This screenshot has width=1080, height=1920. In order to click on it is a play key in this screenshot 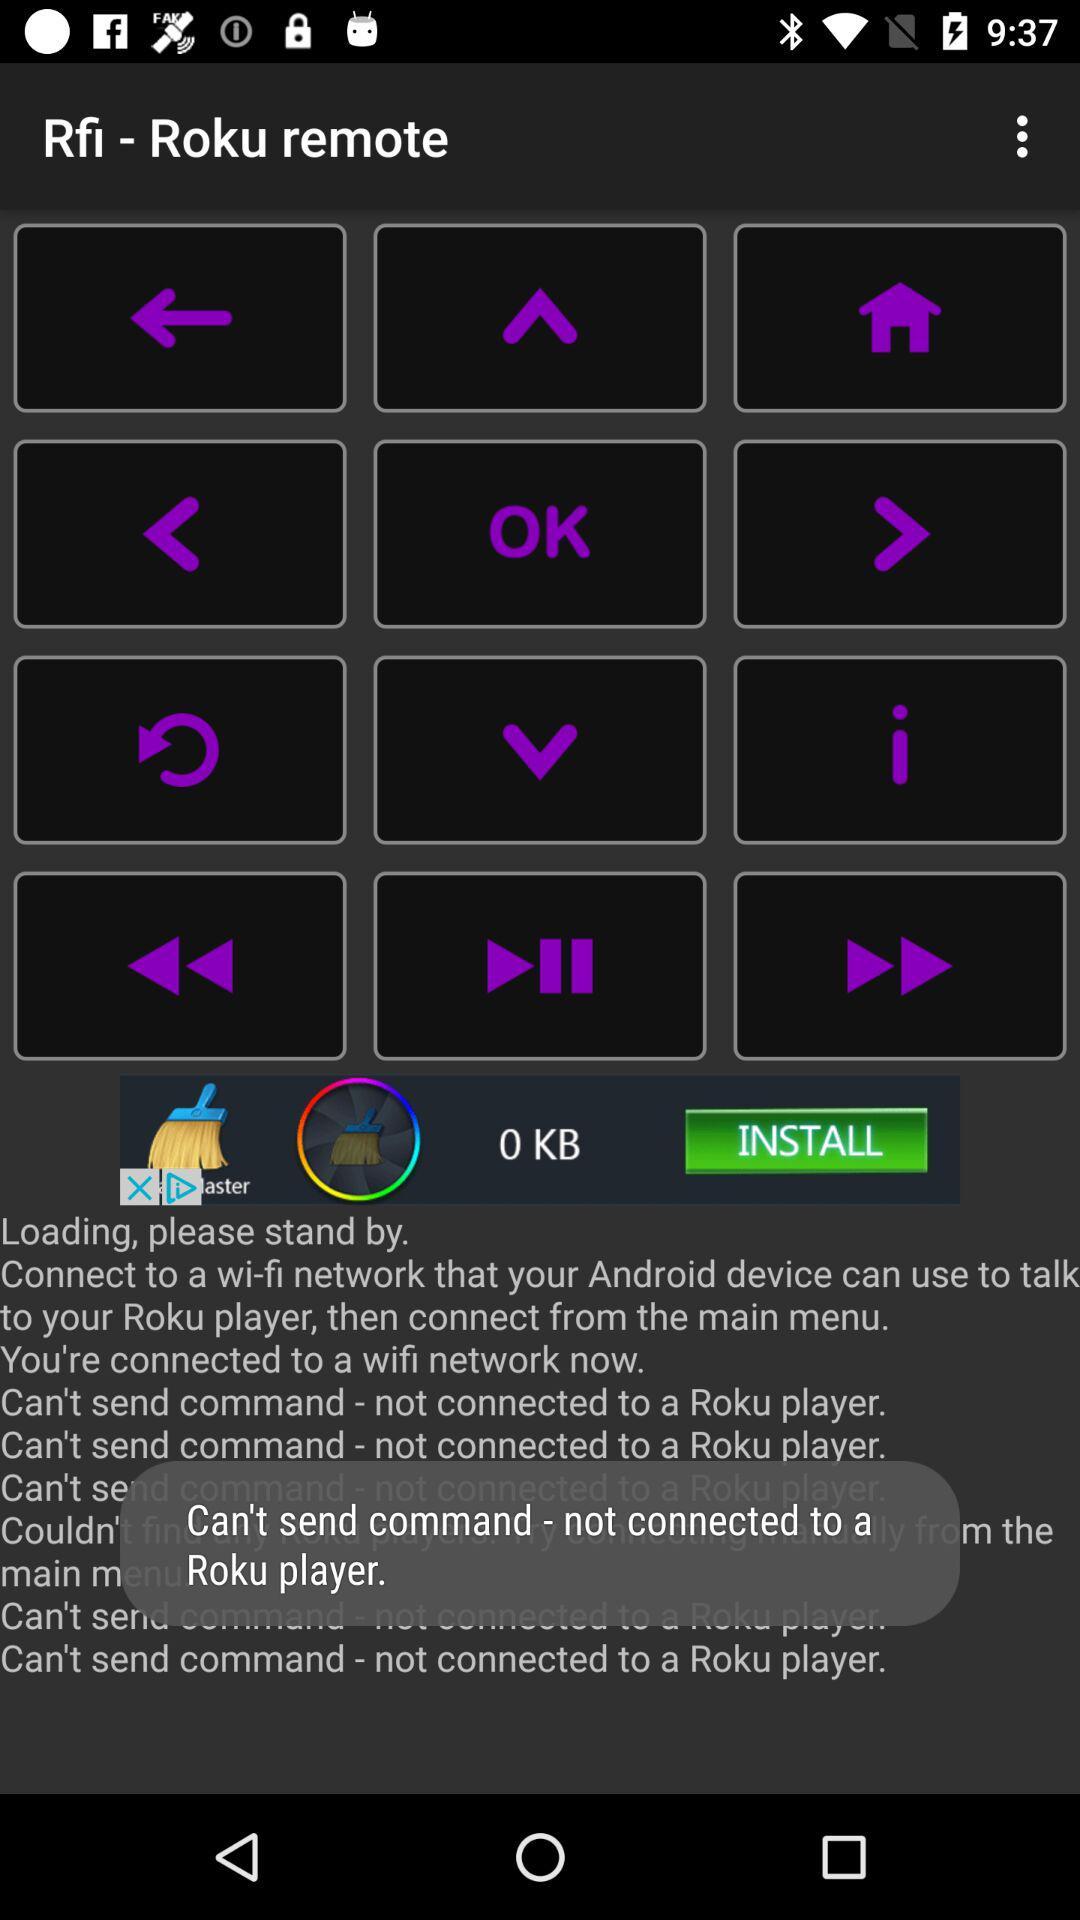, I will do `click(540, 965)`.